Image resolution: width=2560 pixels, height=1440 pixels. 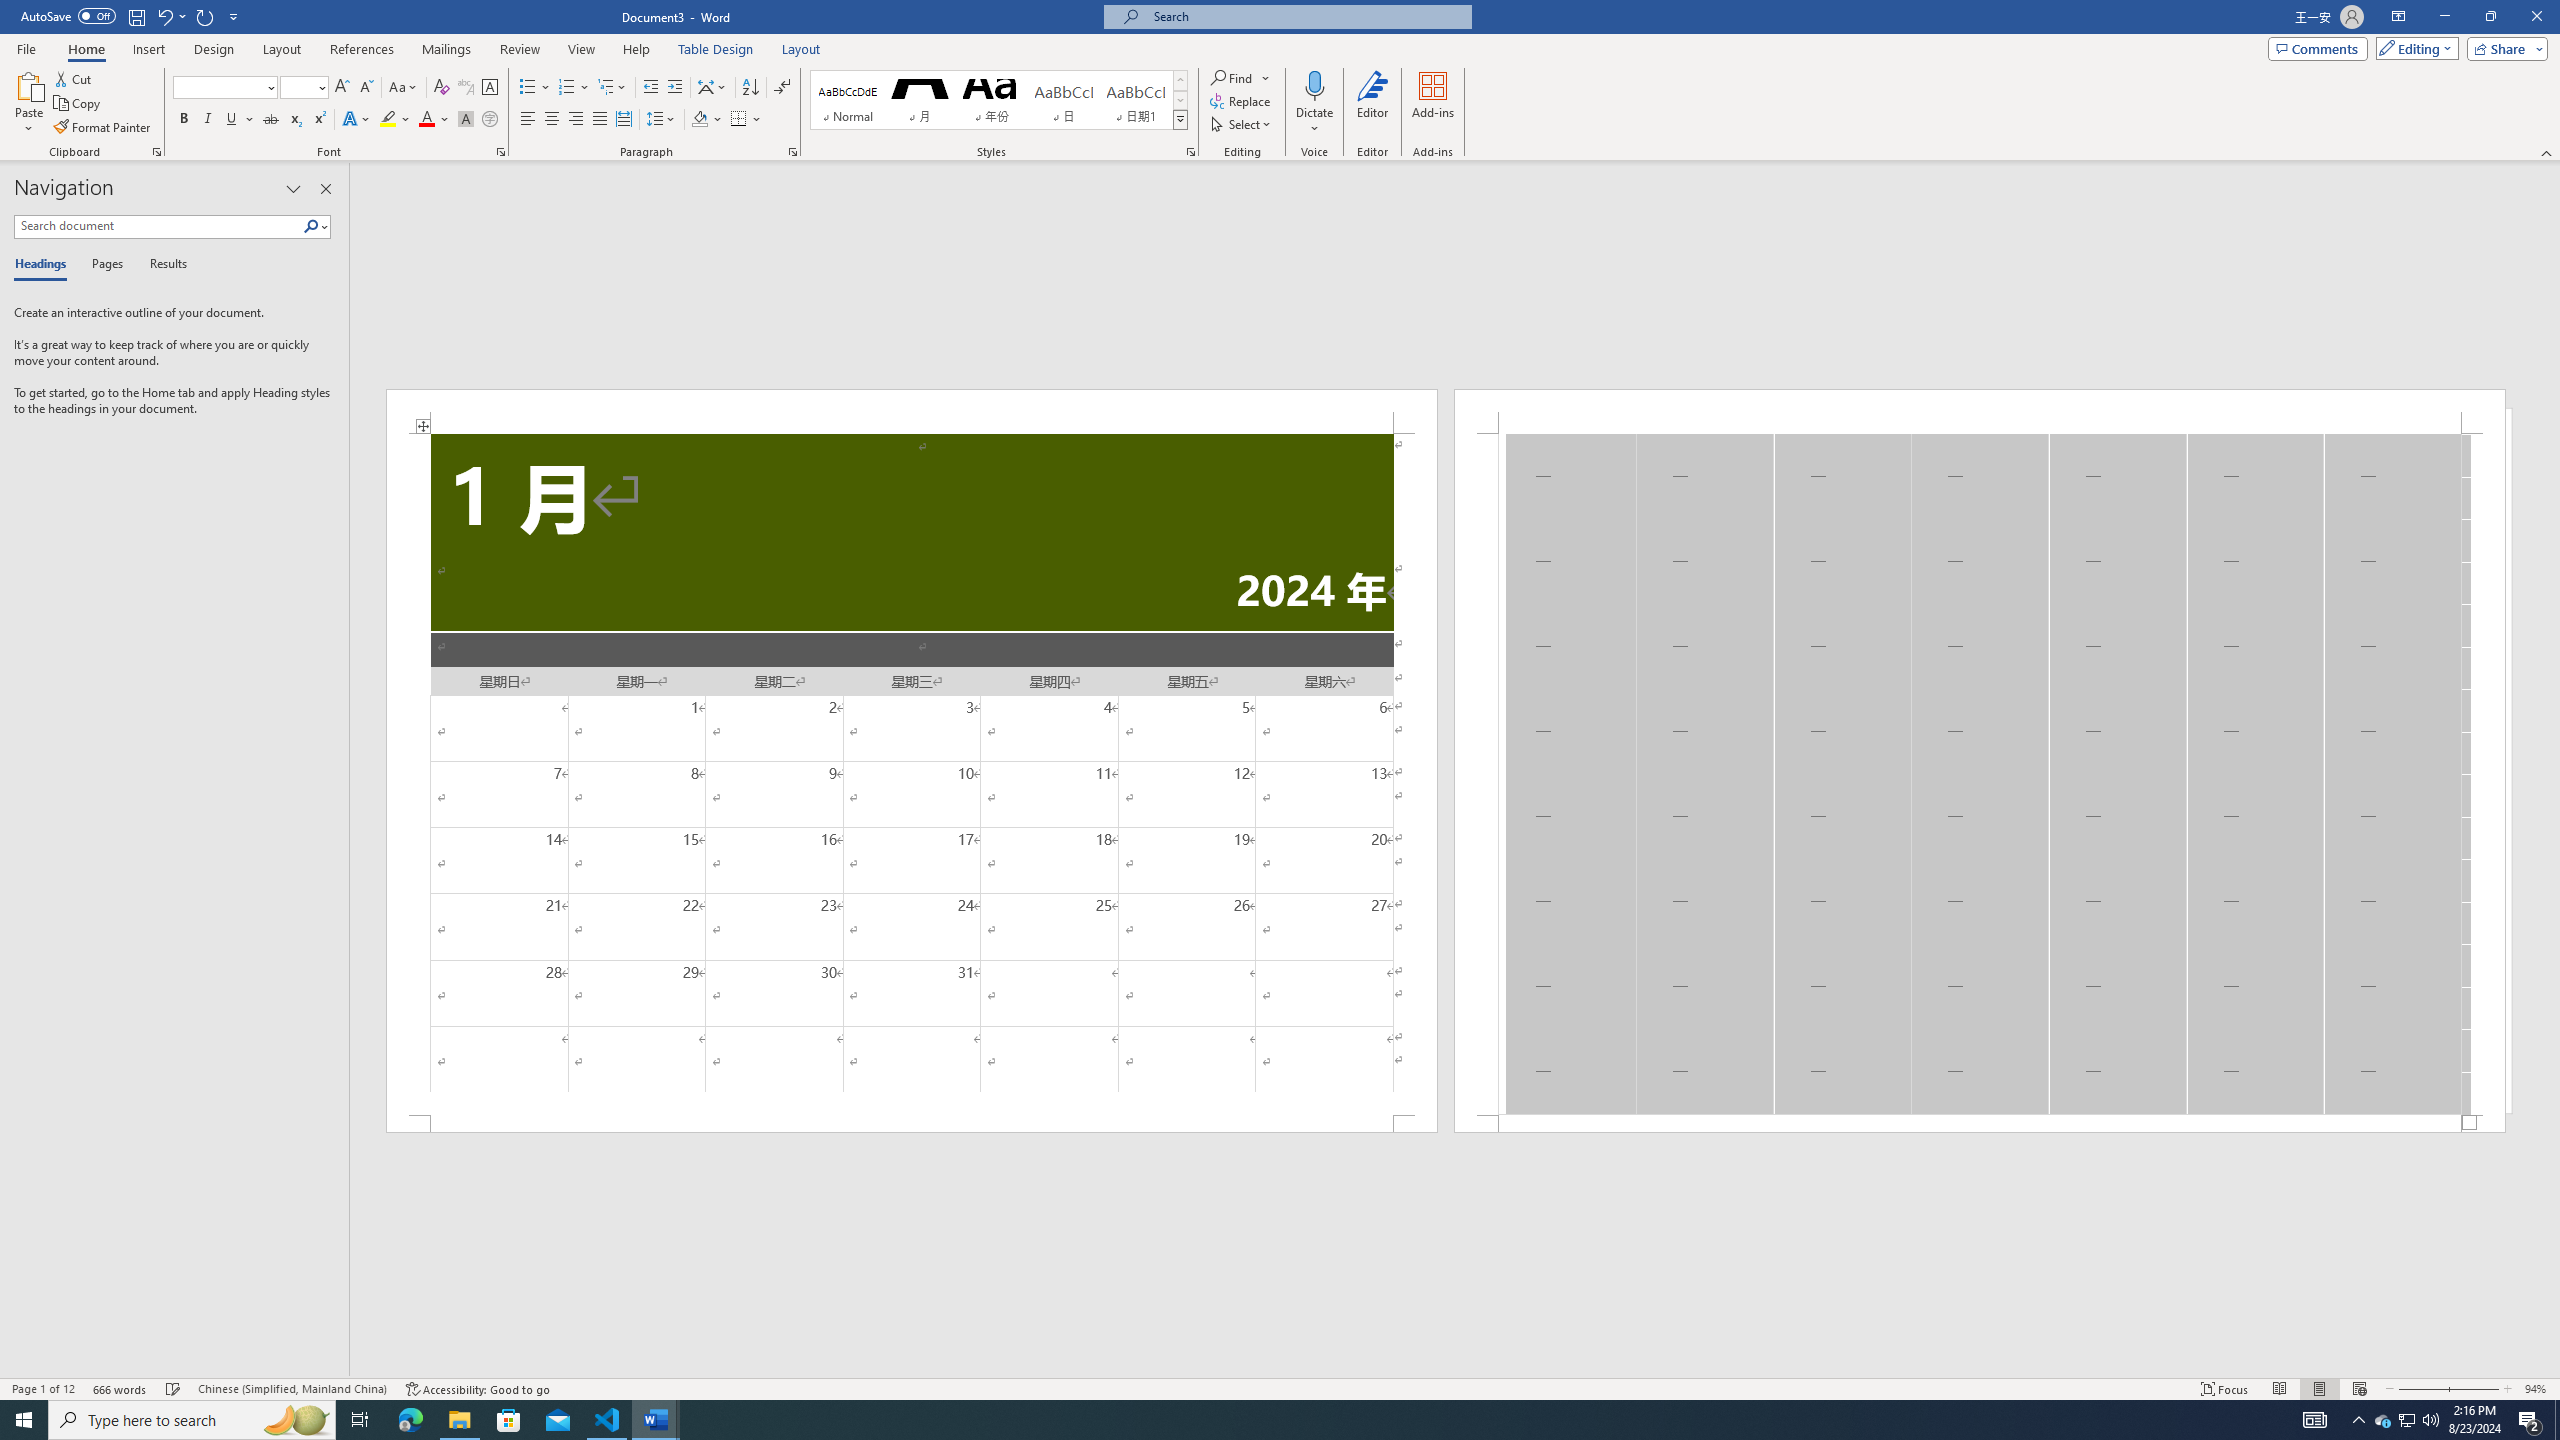 What do you see at coordinates (998, 99) in the screenshot?
I see `'AutomationID: QuickStylesGallery'` at bounding box center [998, 99].